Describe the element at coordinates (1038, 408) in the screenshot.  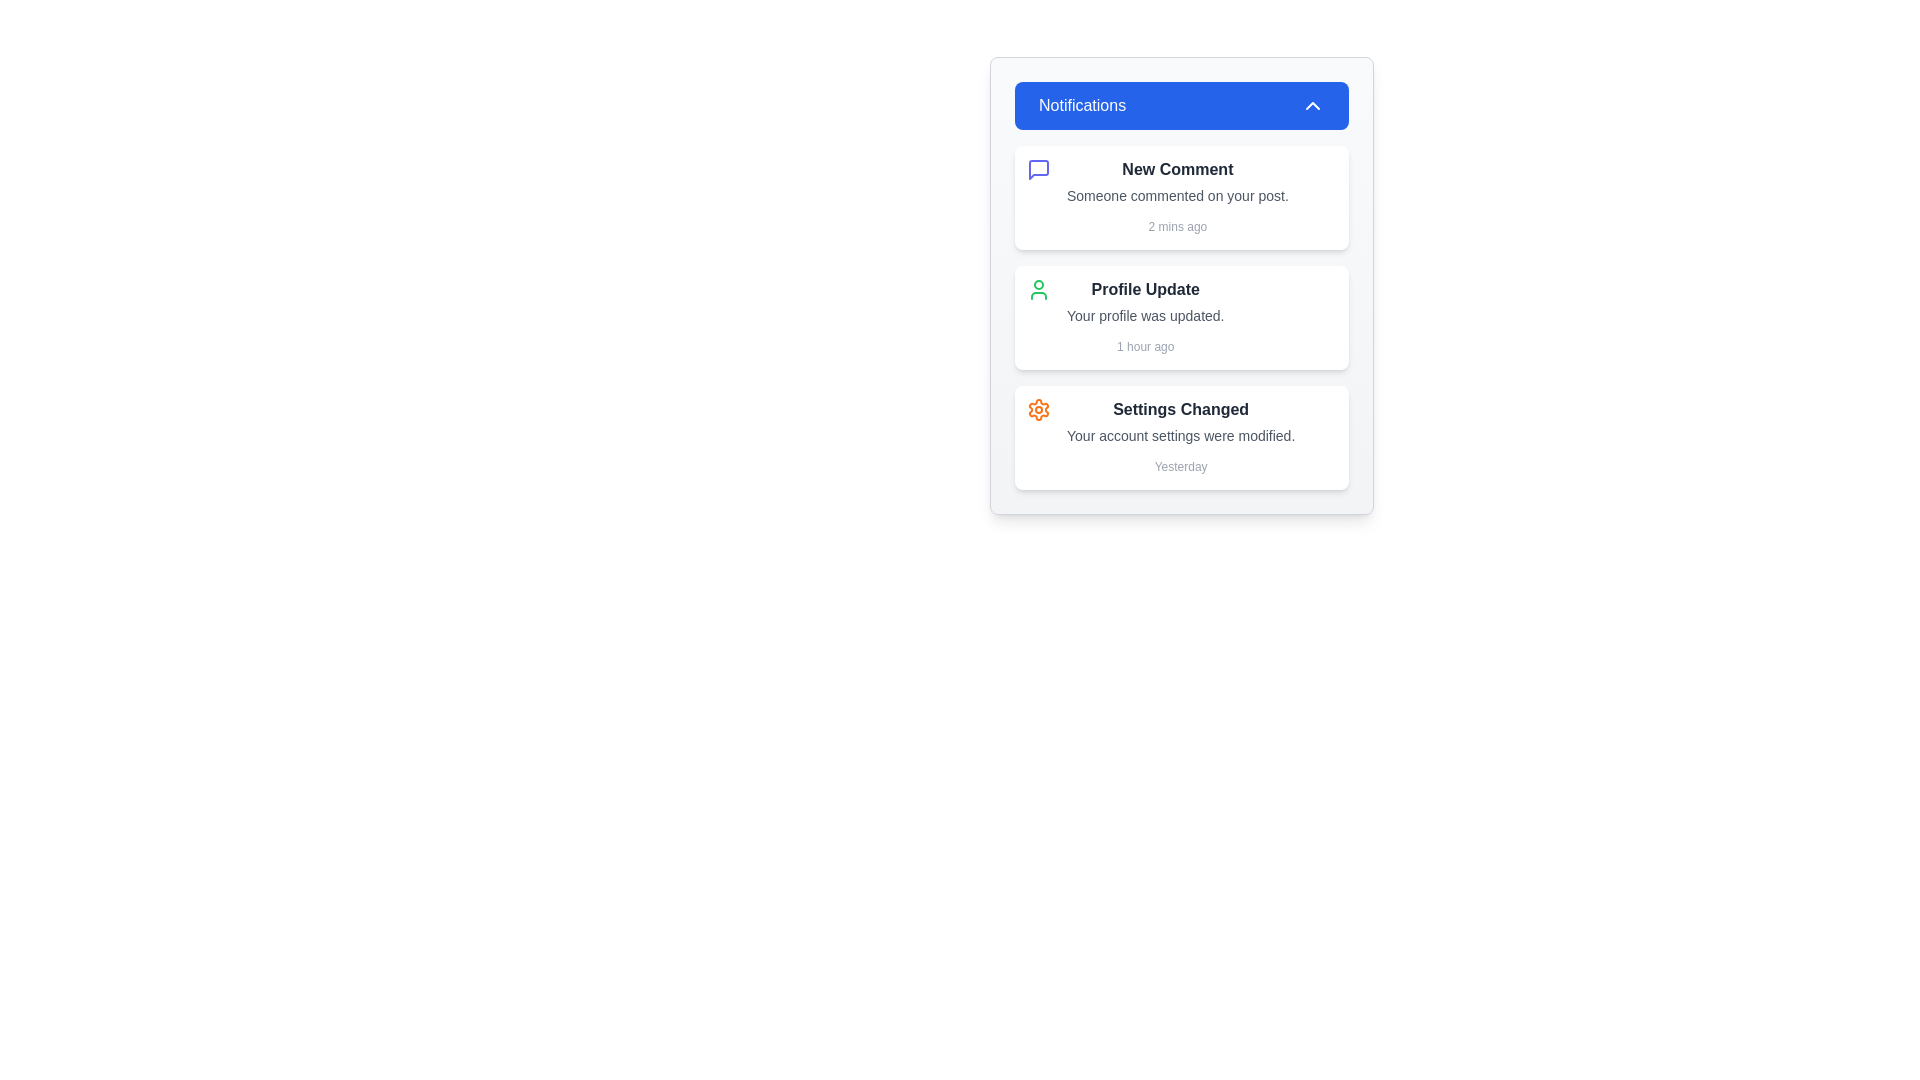
I see `the primary gear-shaped icon in the 'Settings Changed' notification block` at that location.